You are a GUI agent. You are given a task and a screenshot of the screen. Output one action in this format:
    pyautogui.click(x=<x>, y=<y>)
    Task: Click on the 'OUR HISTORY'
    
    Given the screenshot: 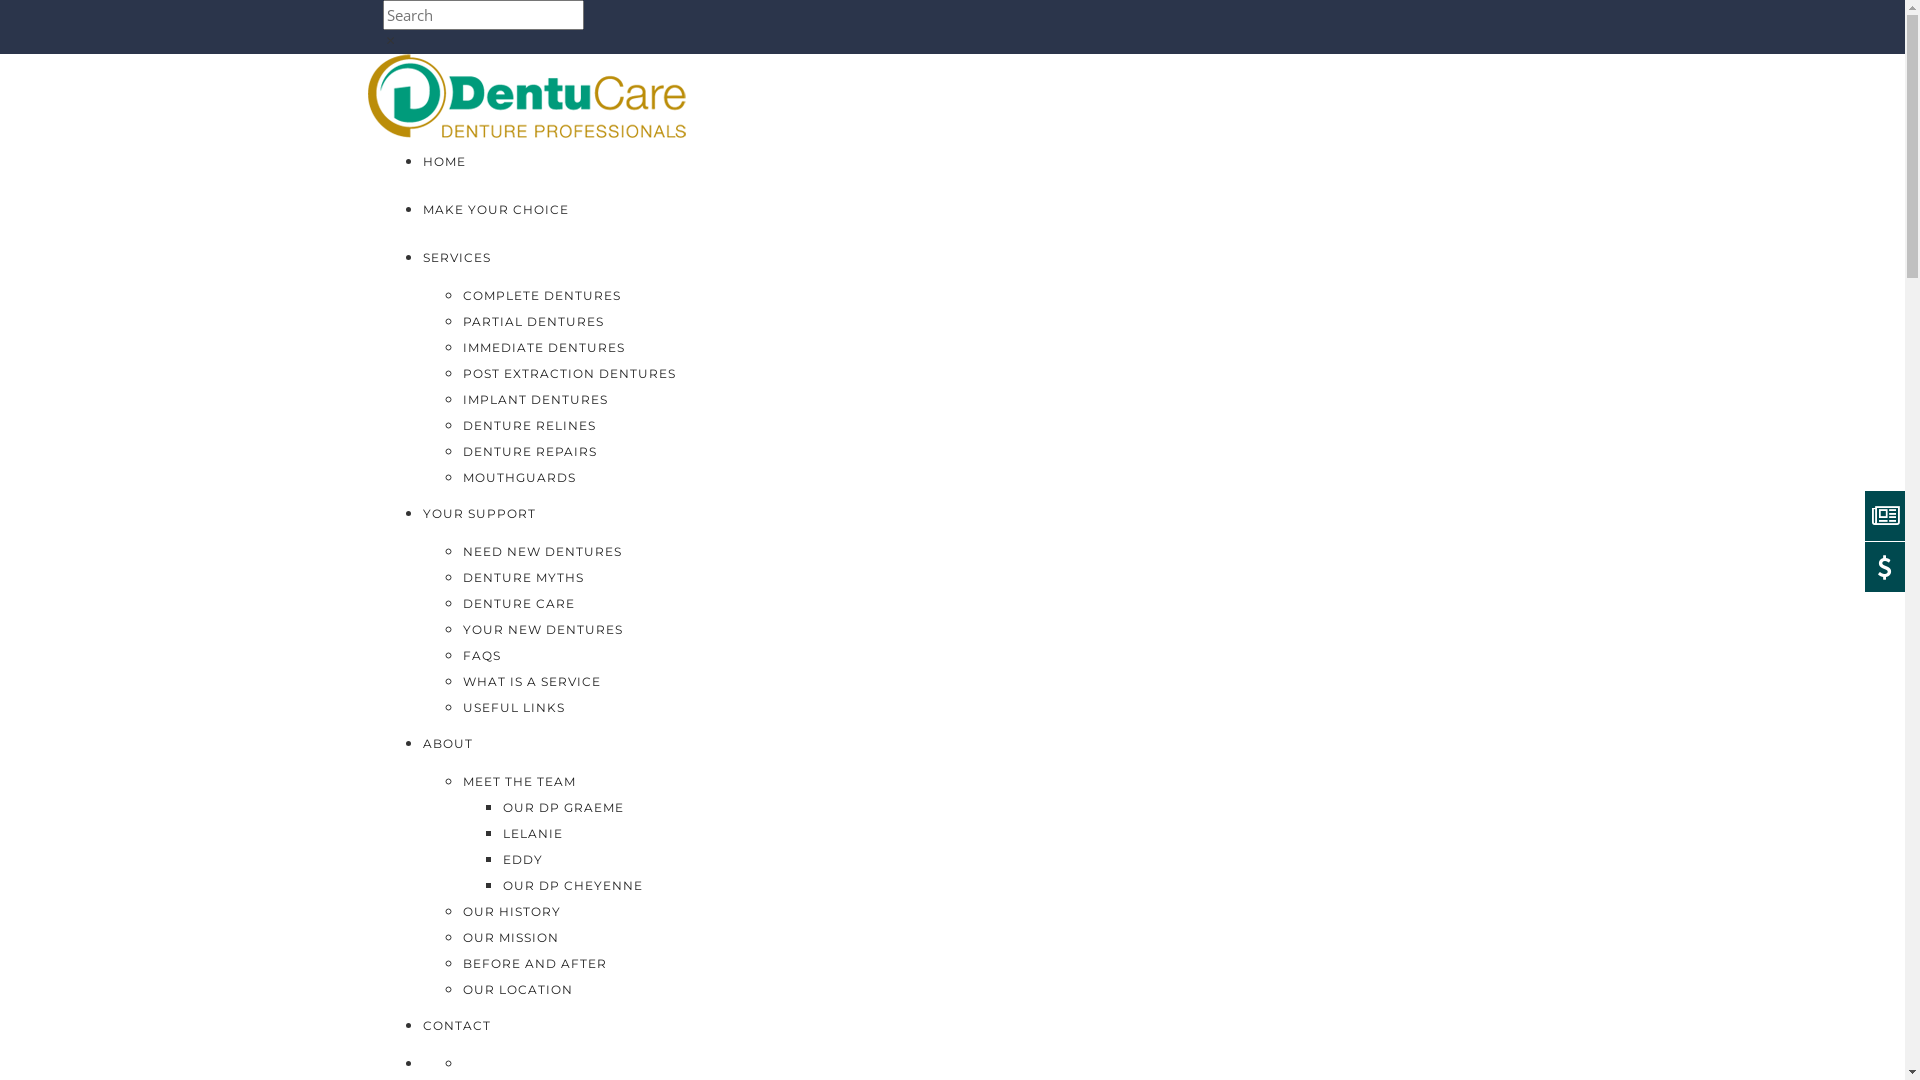 What is the action you would take?
    pyautogui.click(x=460, y=911)
    